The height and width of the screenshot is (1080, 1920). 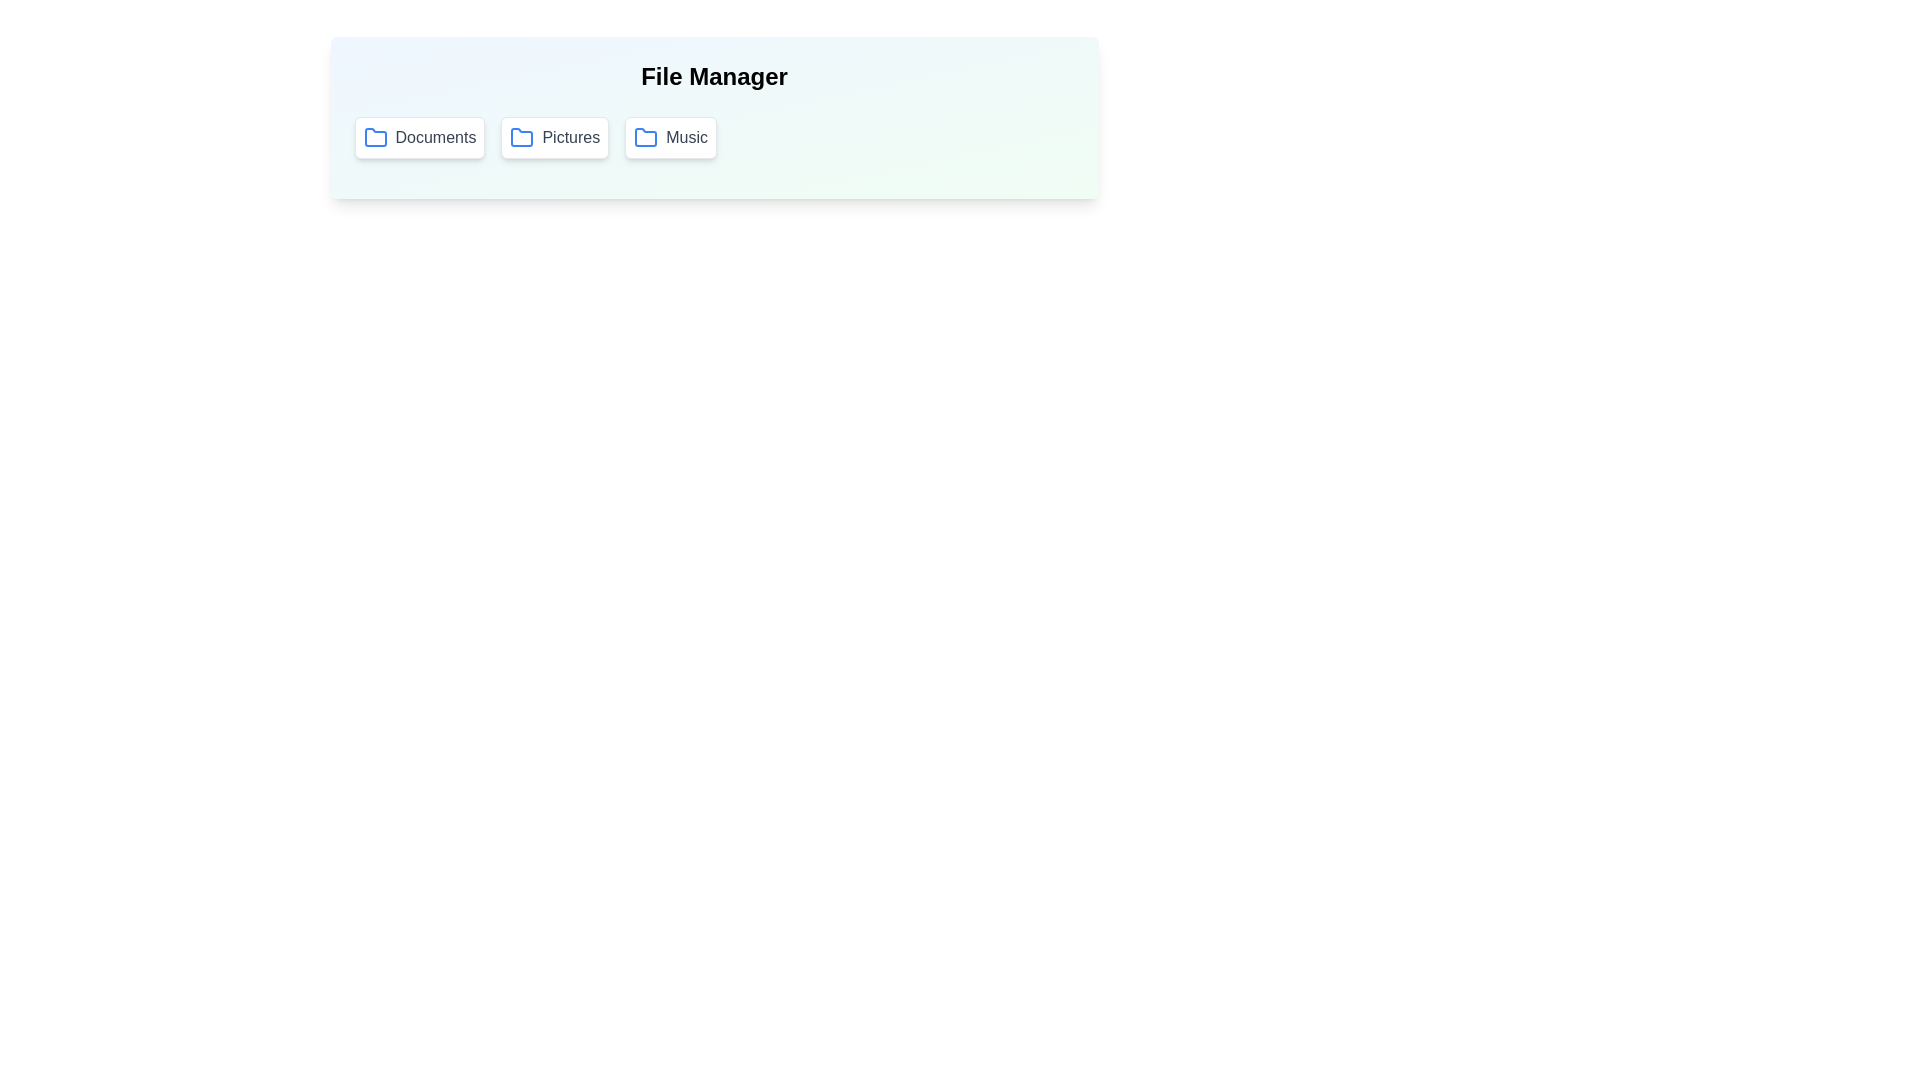 What do you see at coordinates (555, 137) in the screenshot?
I see `the folder button labeled Pictures to select it` at bounding box center [555, 137].